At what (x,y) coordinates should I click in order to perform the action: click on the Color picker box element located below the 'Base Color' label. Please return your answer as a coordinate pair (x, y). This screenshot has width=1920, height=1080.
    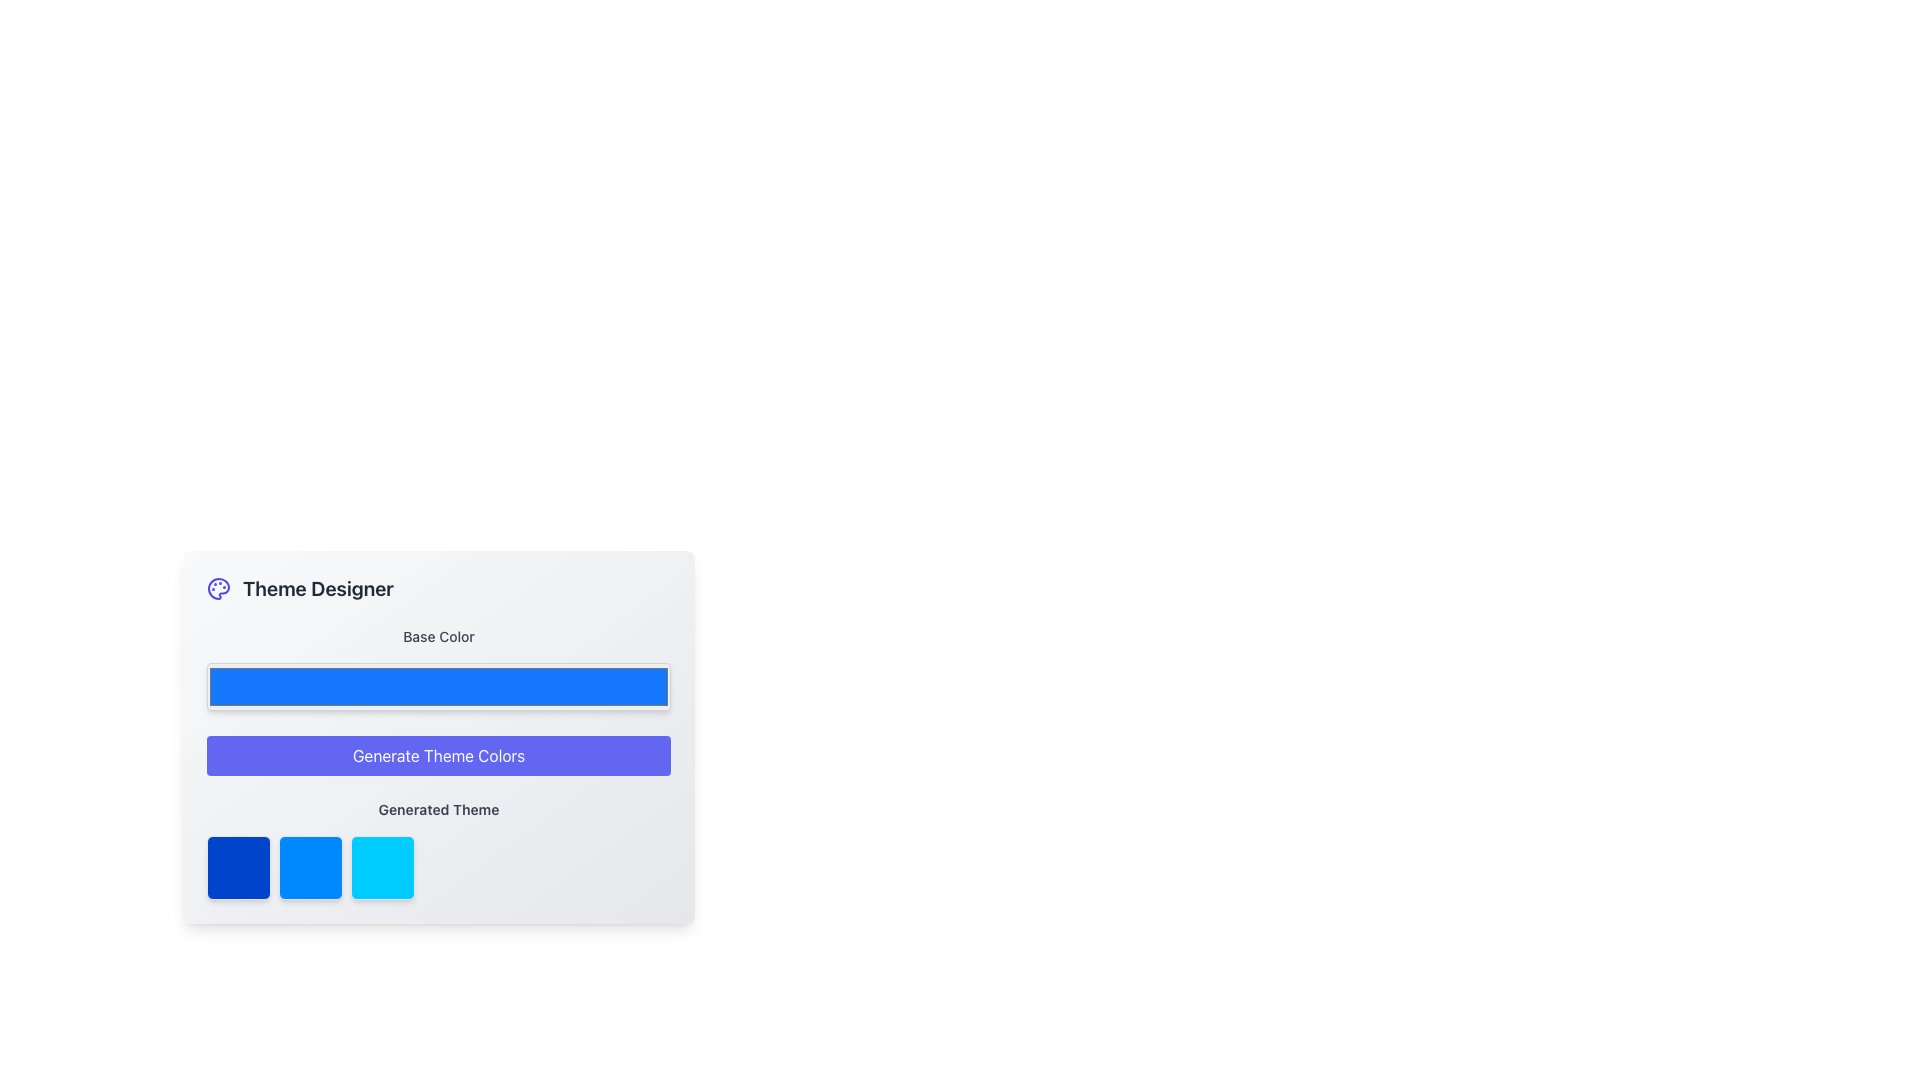
    Looking at the image, I should click on (437, 668).